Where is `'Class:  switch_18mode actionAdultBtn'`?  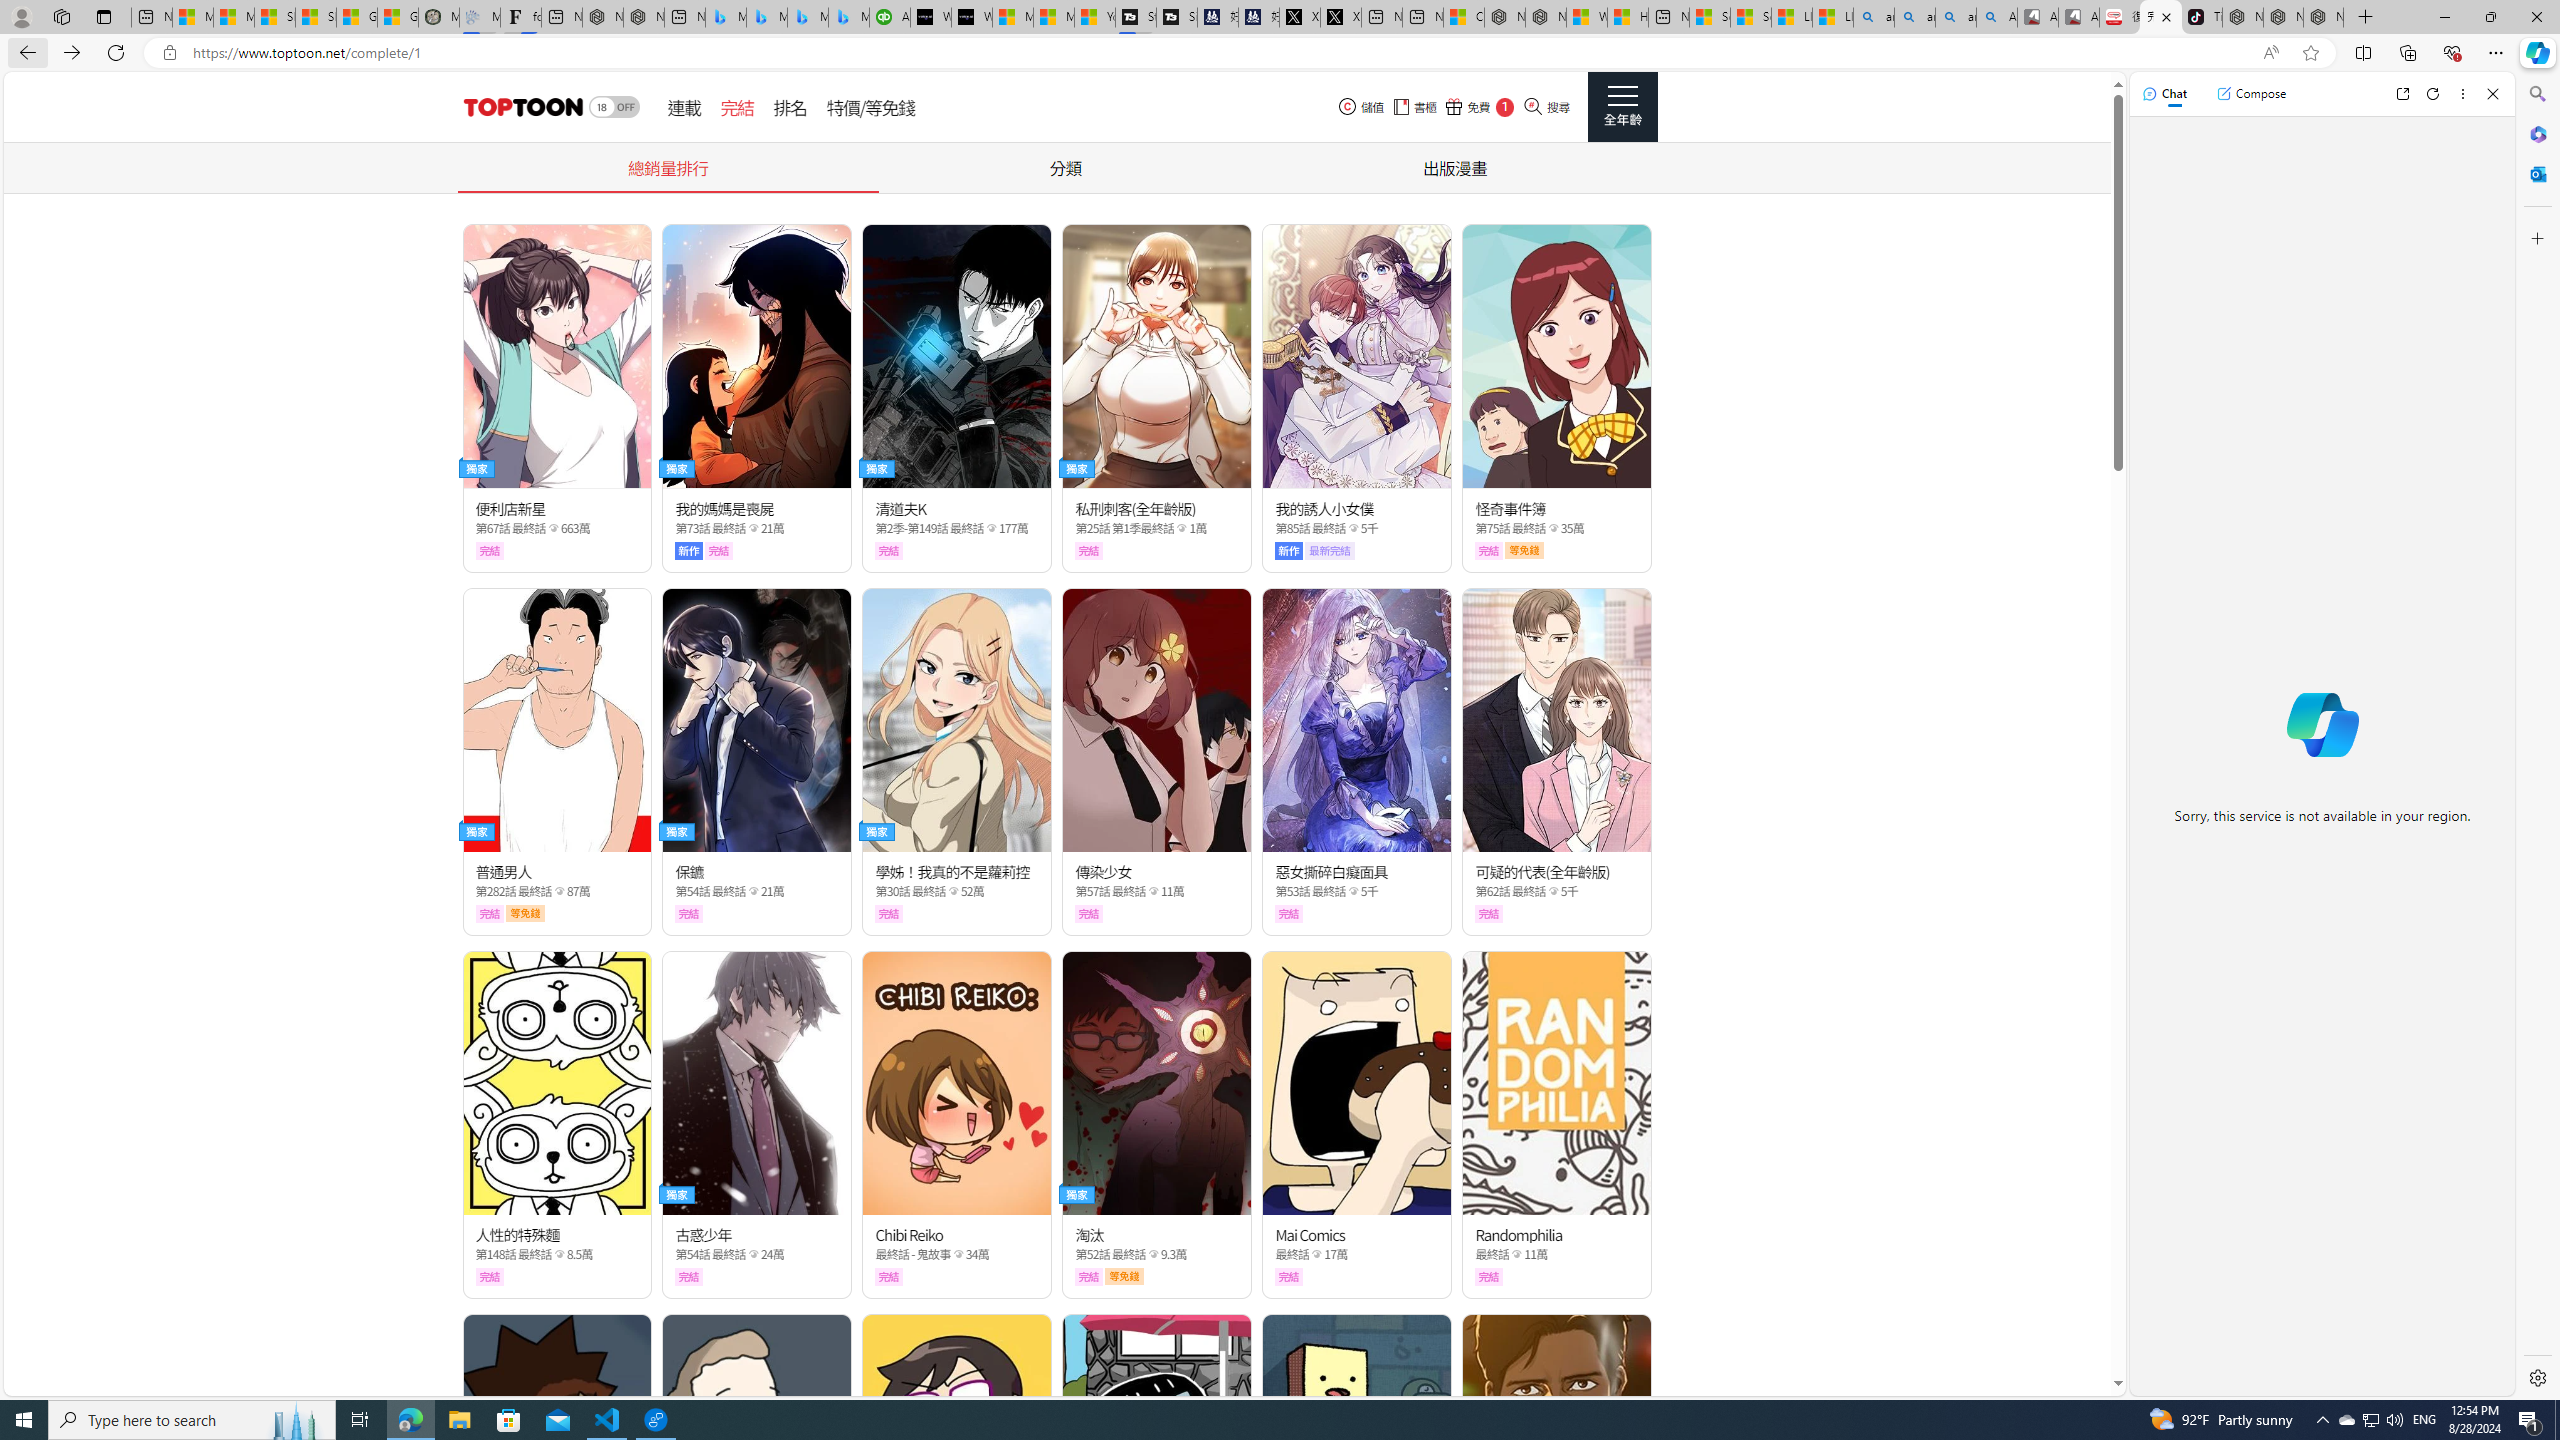
'Class:  switch_18mode actionAdultBtn' is located at coordinates (613, 107).